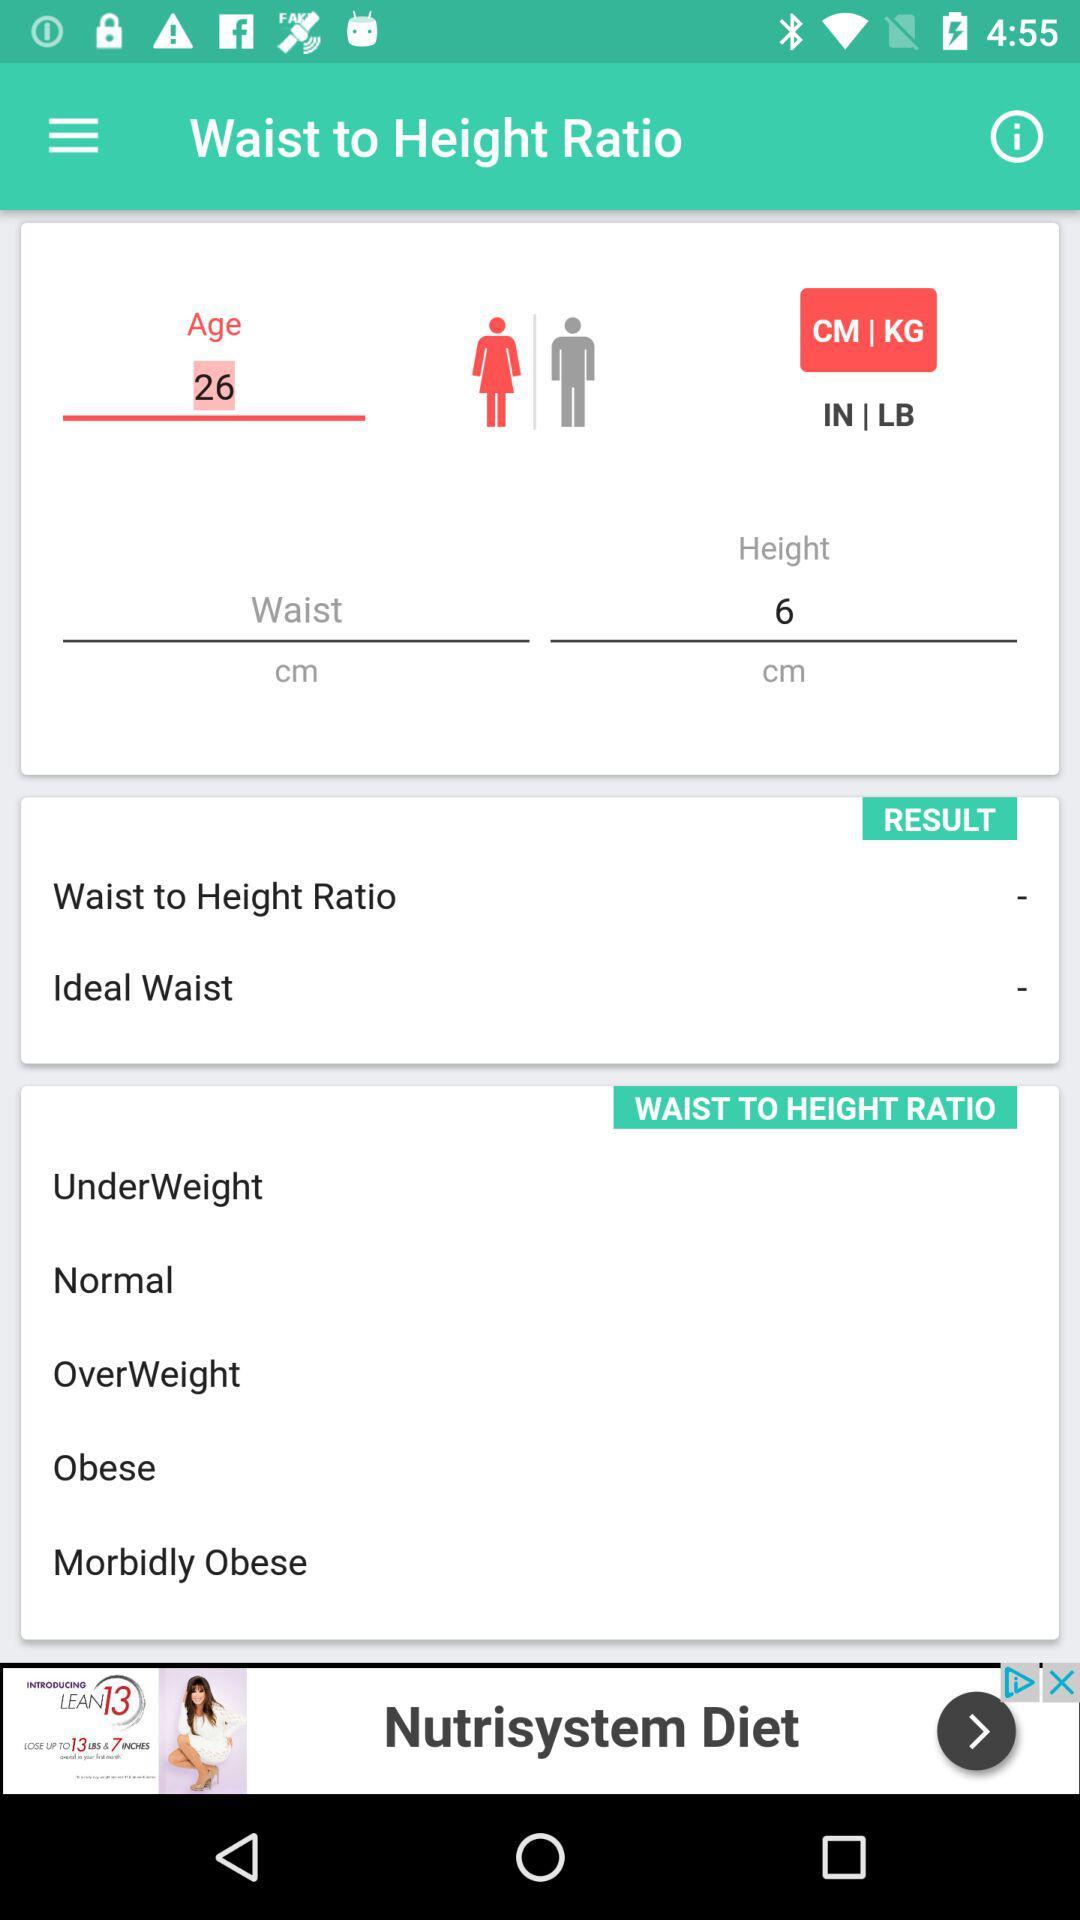 Image resolution: width=1080 pixels, height=1920 pixels. Describe the element at coordinates (782, 609) in the screenshot. I see `the right side height button 6` at that location.